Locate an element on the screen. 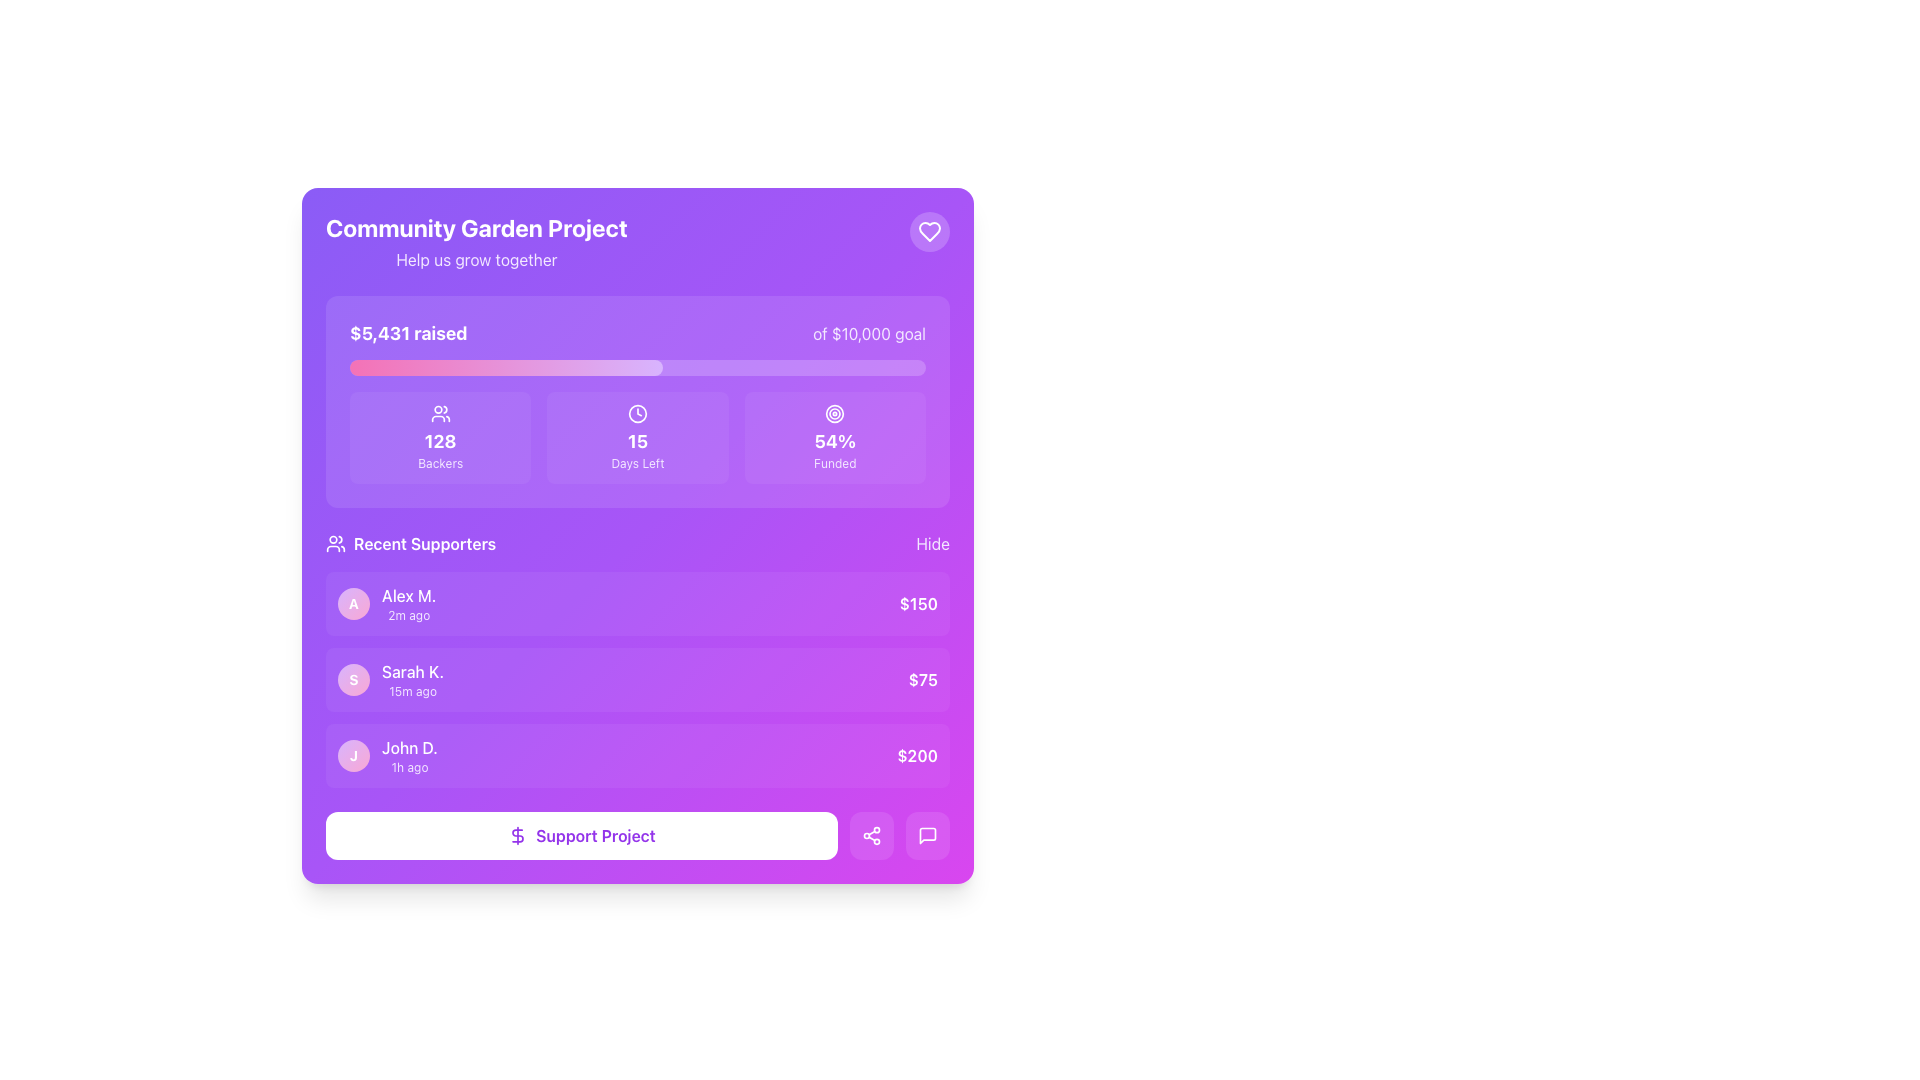 Image resolution: width=1920 pixels, height=1080 pixels. the outermost circle of the '54% Funded' box in the project statistics summary section is located at coordinates (835, 412).